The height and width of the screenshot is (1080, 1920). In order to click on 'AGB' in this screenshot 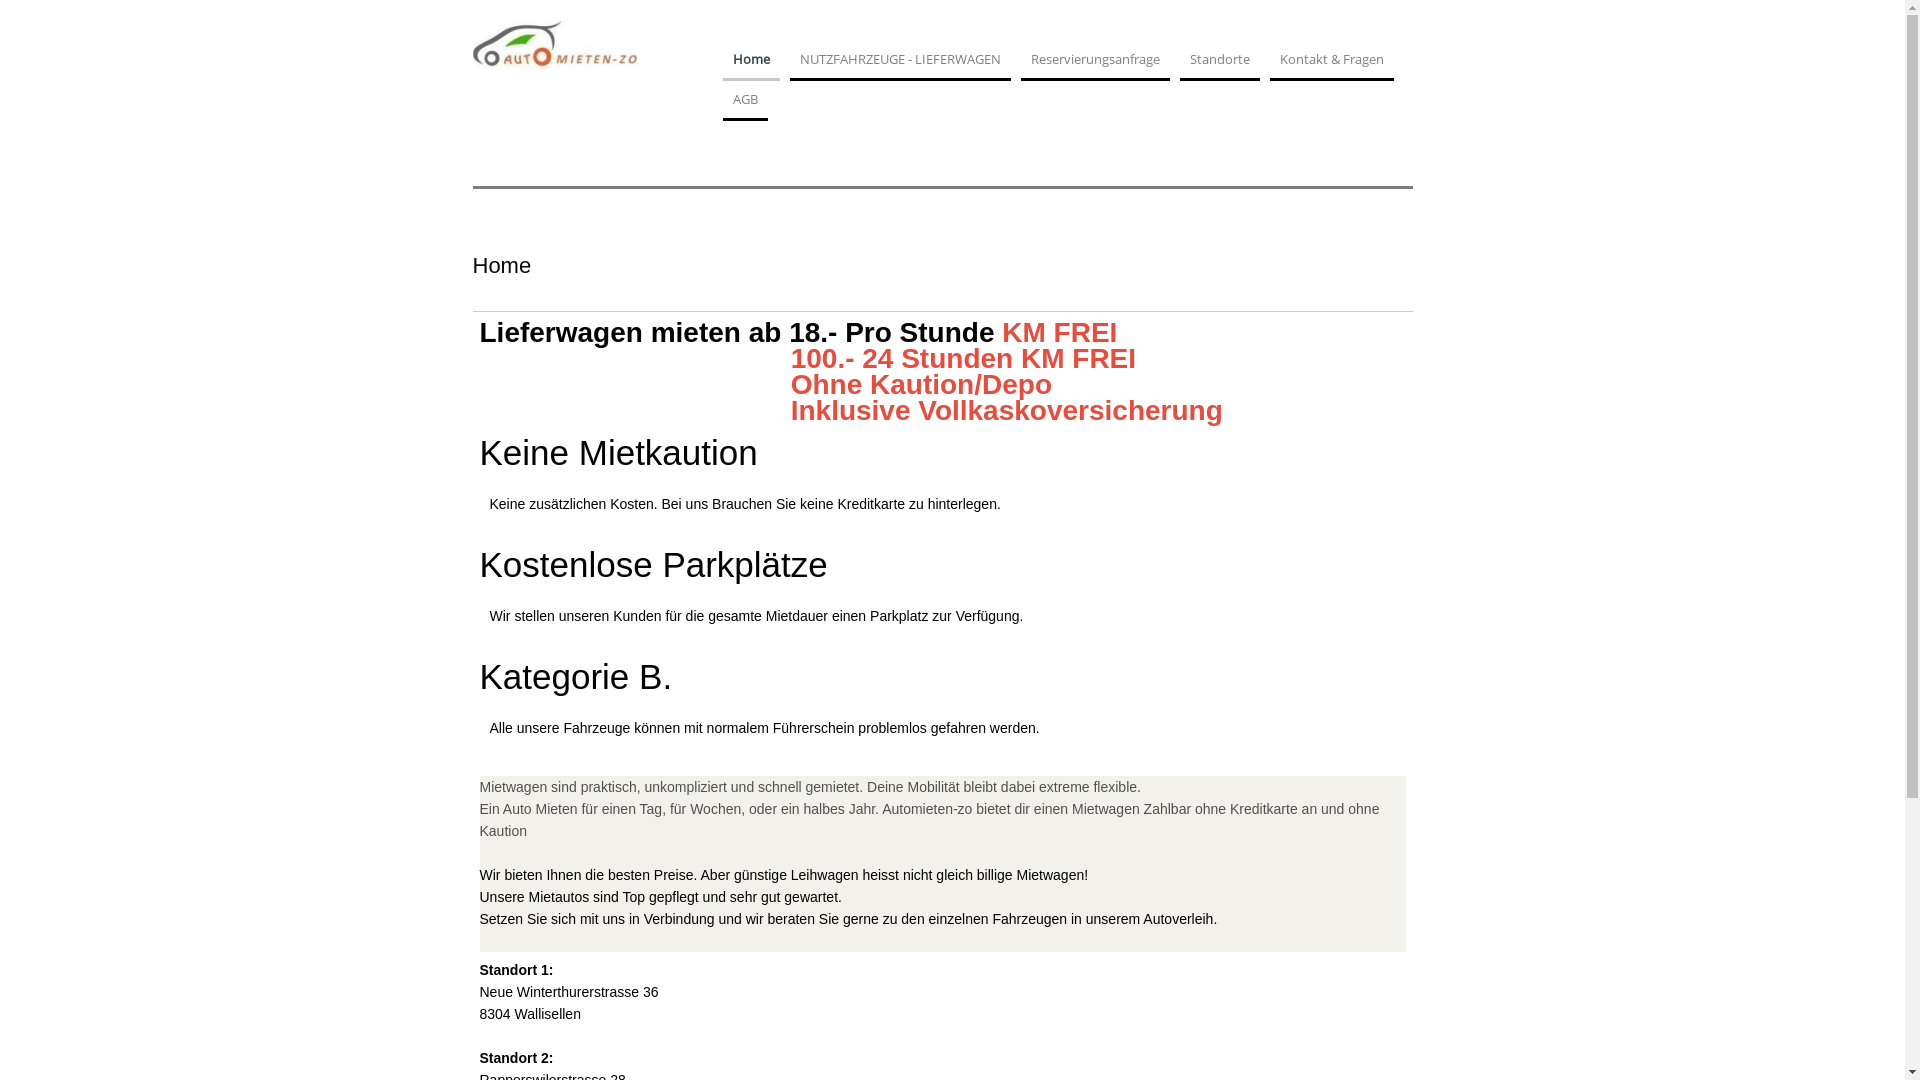, I will do `click(743, 105)`.